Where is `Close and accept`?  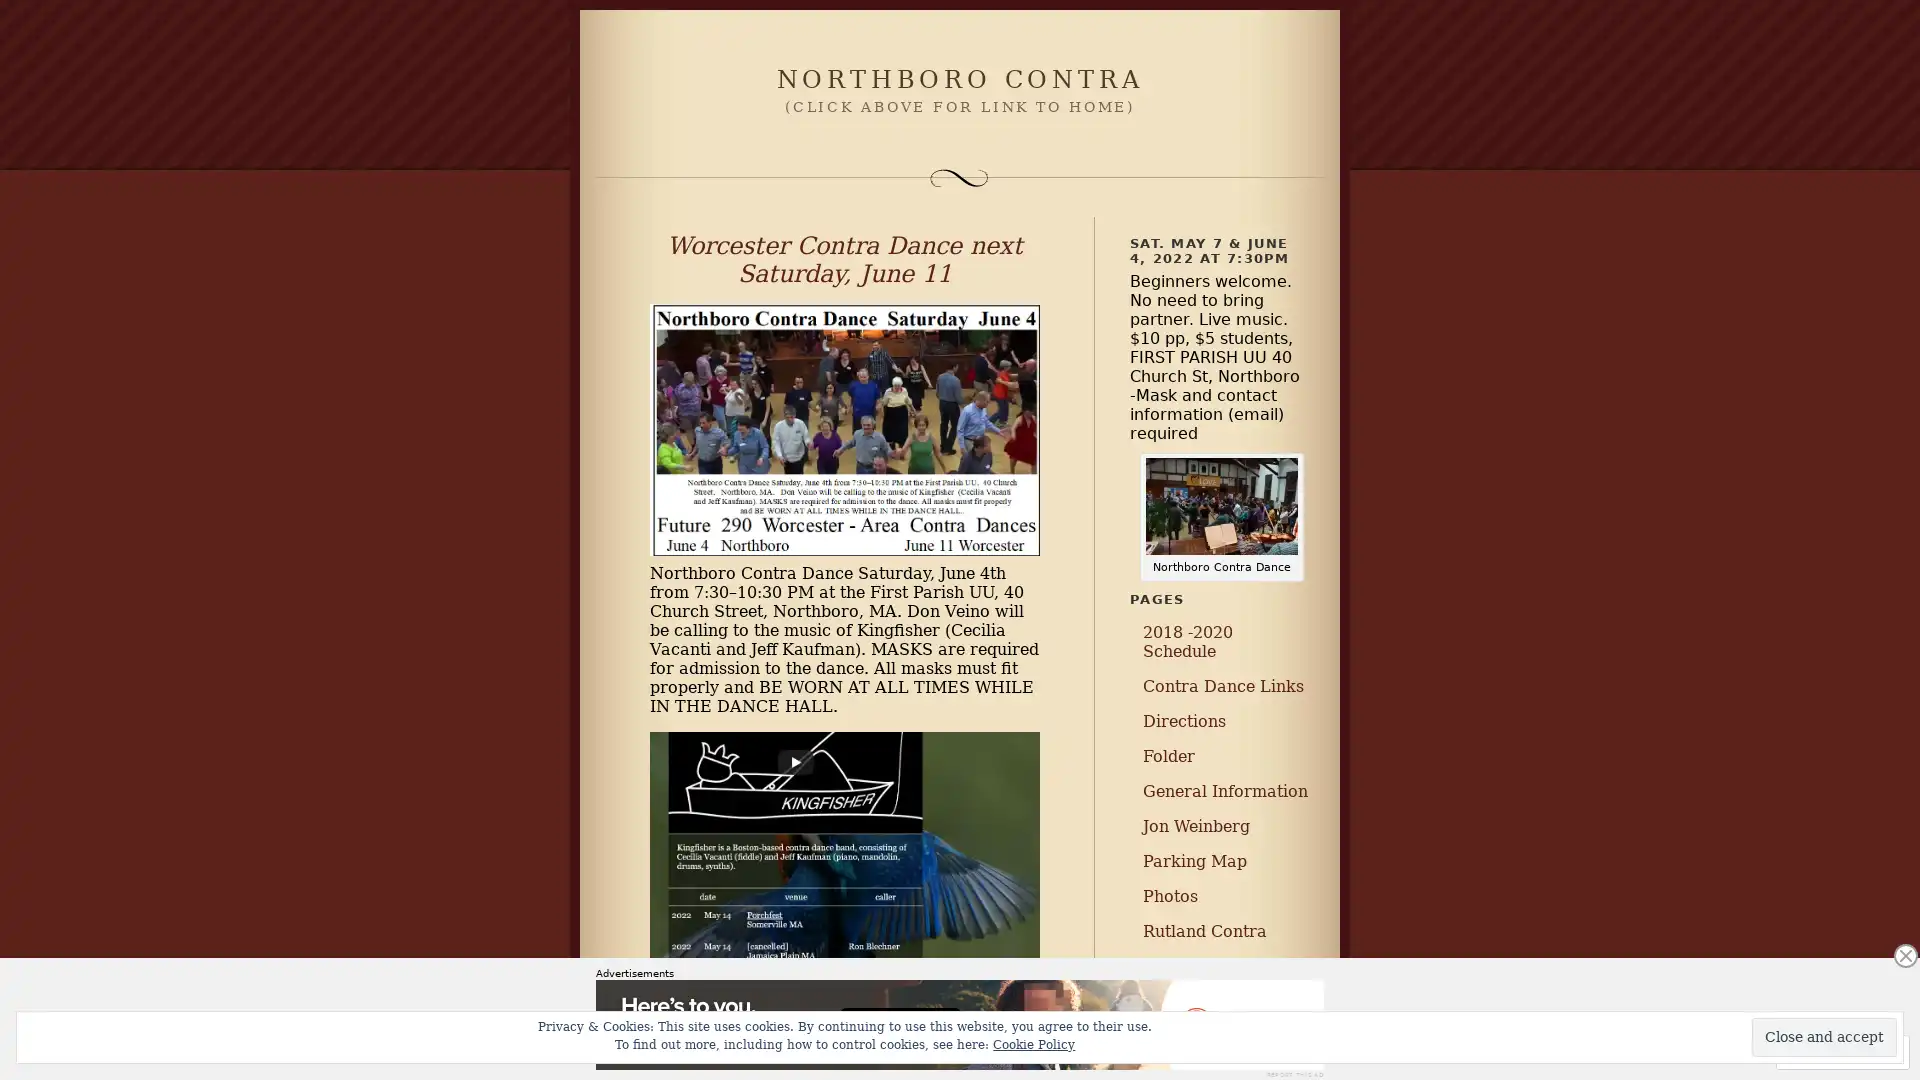 Close and accept is located at coordinates (1824, 1036).